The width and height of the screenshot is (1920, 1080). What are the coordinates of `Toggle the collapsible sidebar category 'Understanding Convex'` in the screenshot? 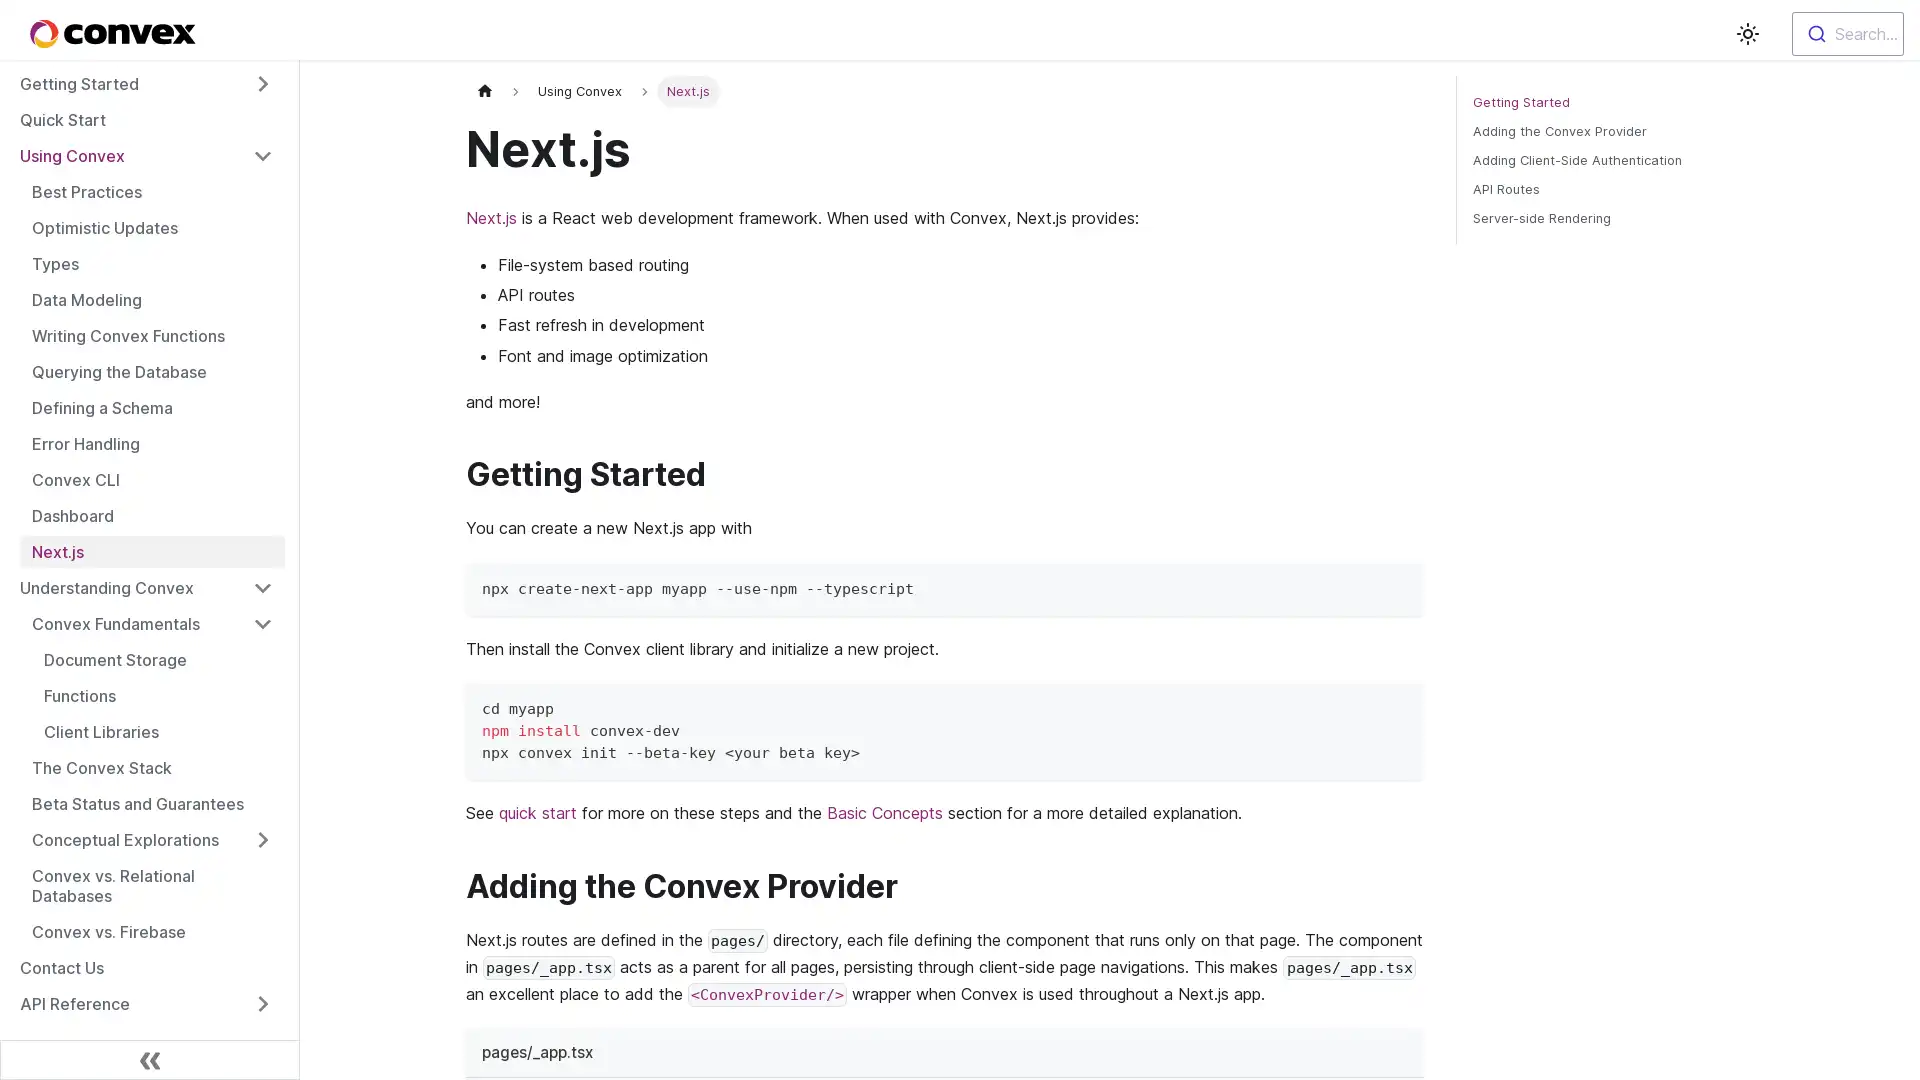 It's located at (262, 586).